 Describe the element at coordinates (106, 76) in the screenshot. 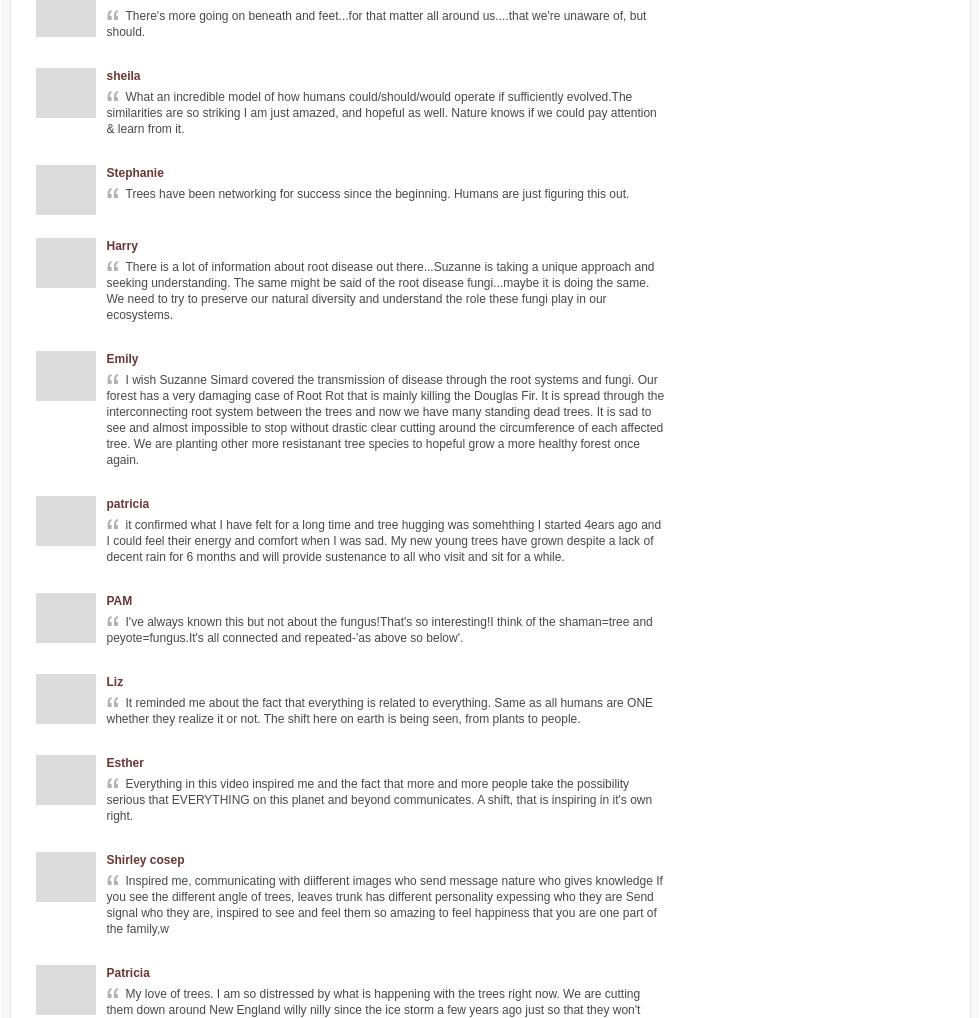

I see `'sheila'` at that location.